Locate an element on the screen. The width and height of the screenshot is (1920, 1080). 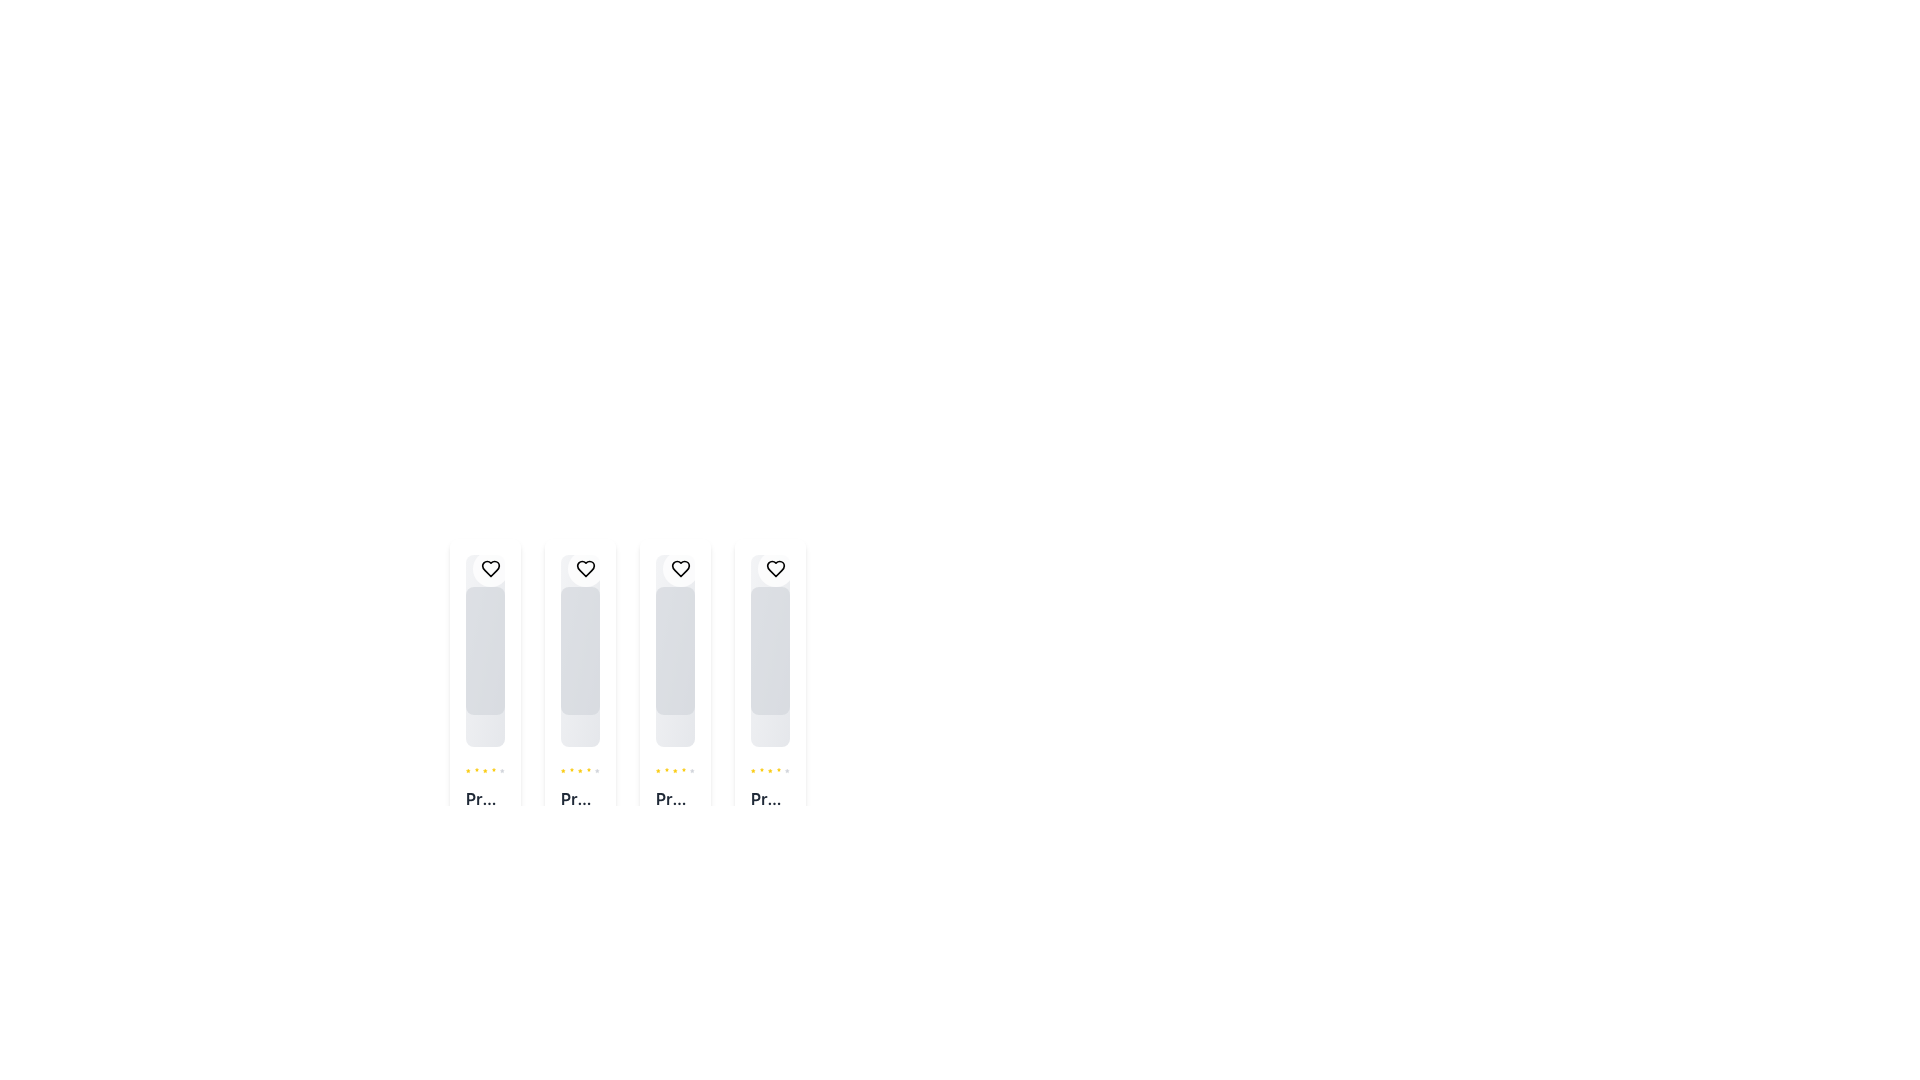
the vertically oriented rectangular placeholder with gradient shading, which is the second element in a horizontally arranged list and has a pulsating animation effect is located at coordinates (579, 651).